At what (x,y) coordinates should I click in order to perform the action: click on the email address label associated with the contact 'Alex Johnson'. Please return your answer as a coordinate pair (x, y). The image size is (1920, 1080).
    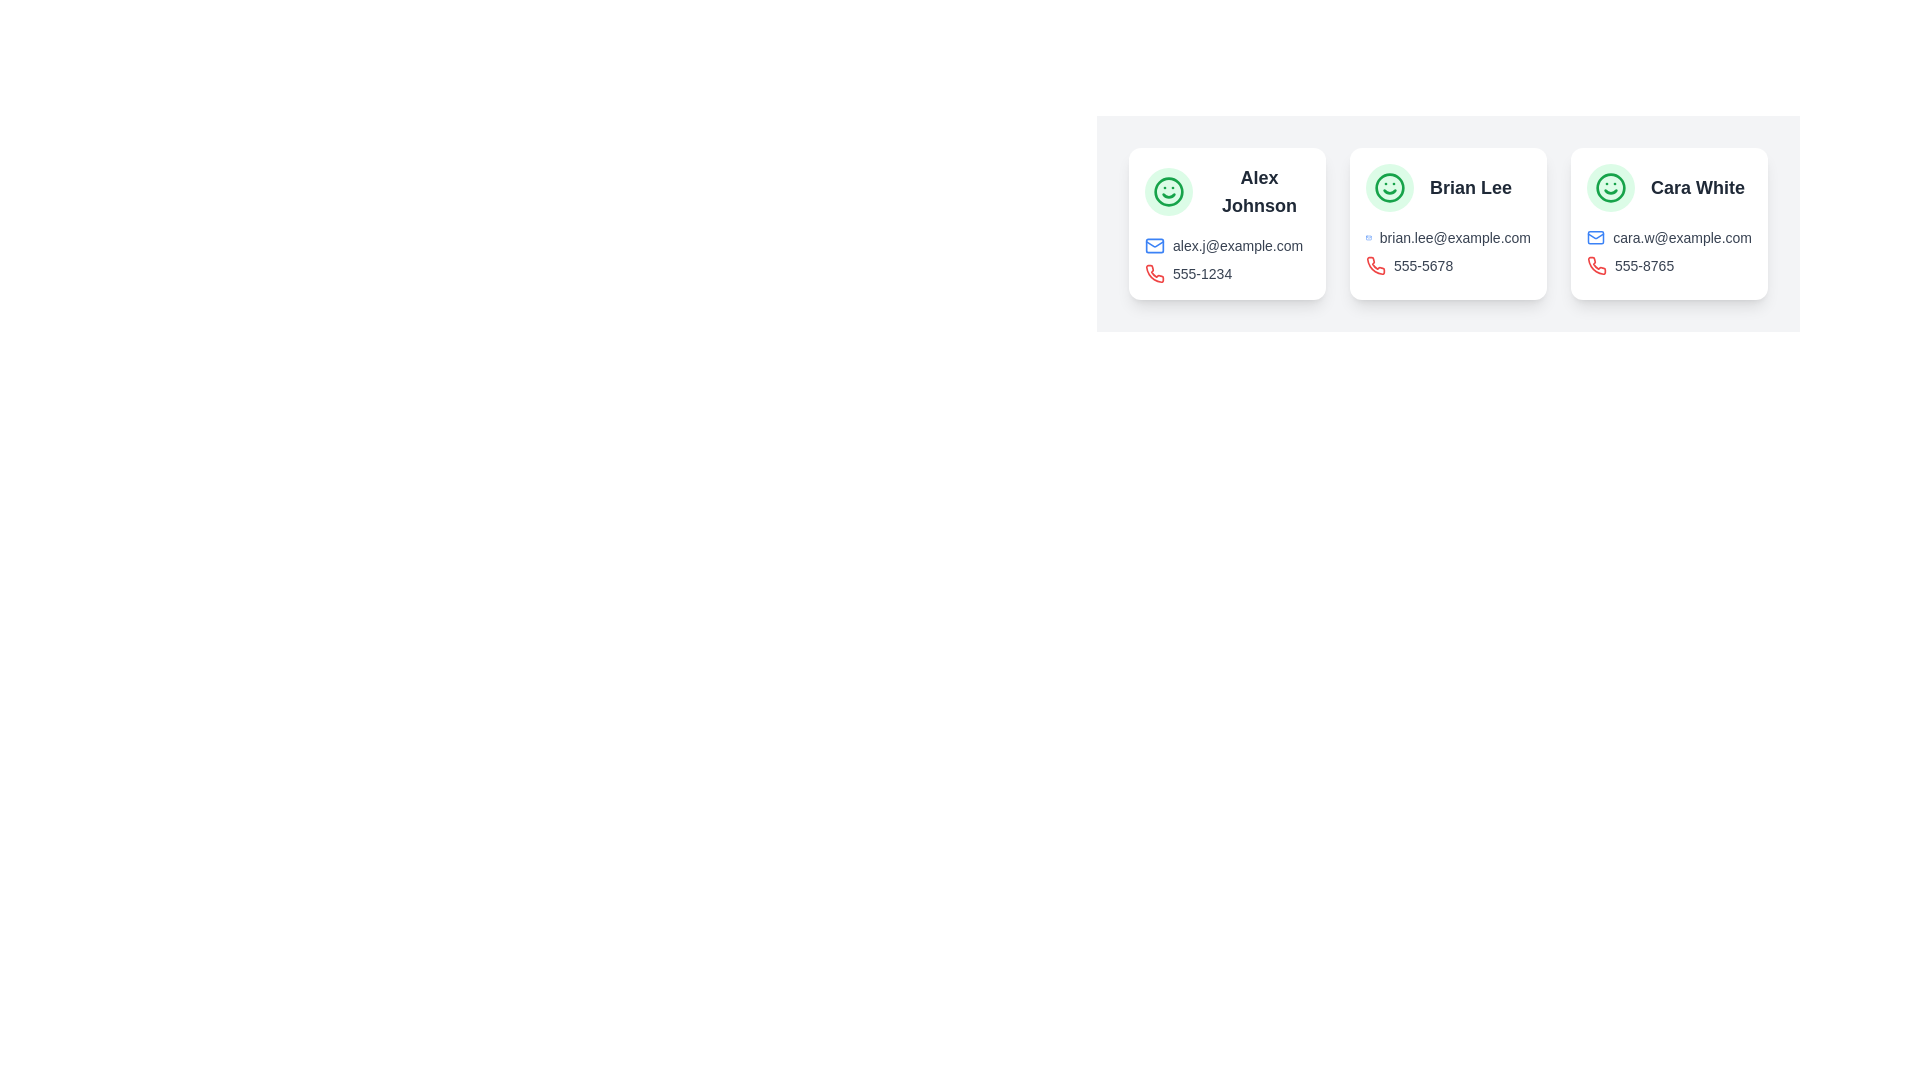
    Looking at the image, I should click on (1237, 245).